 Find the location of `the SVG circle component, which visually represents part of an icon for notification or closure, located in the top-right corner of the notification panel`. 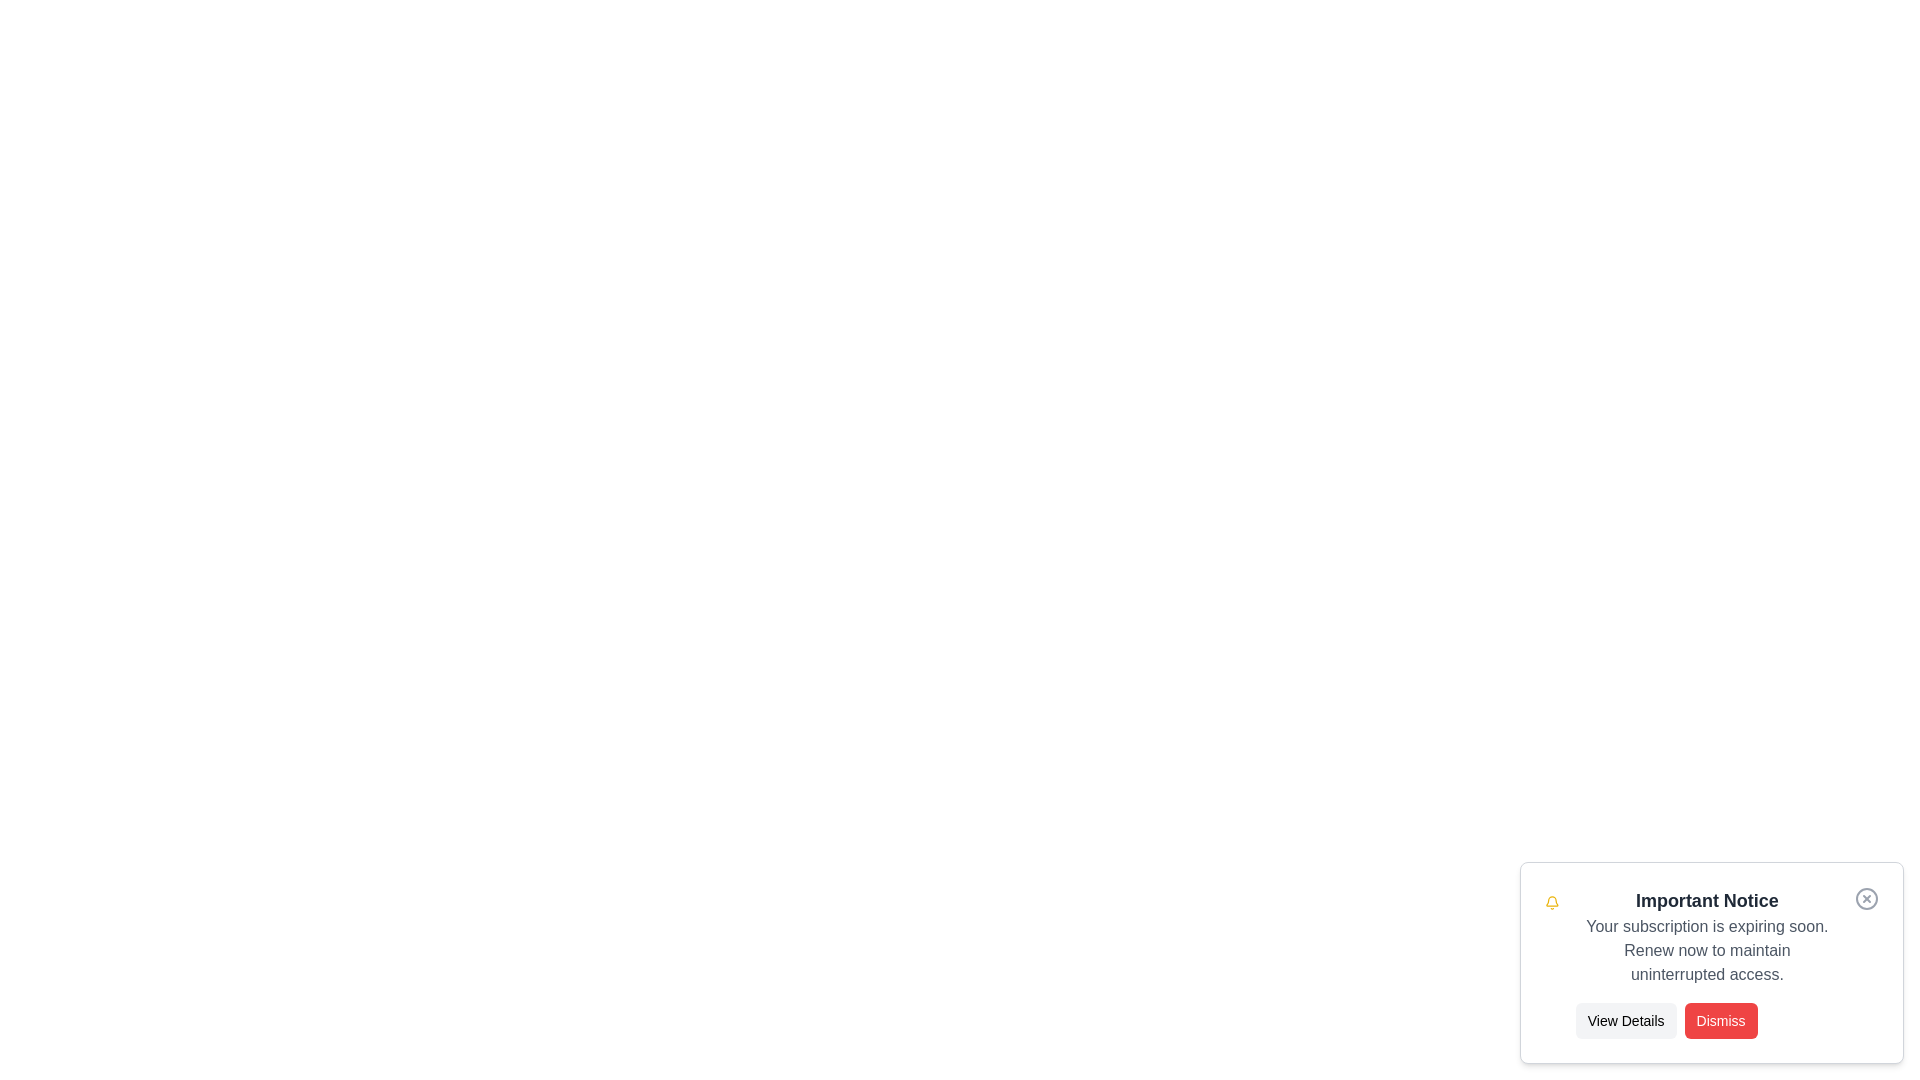

the SVG circle component, which visually represents part of an icon for notification or closure, located in the top-right corner of the notification panel is located at coordinates (1866, 897).